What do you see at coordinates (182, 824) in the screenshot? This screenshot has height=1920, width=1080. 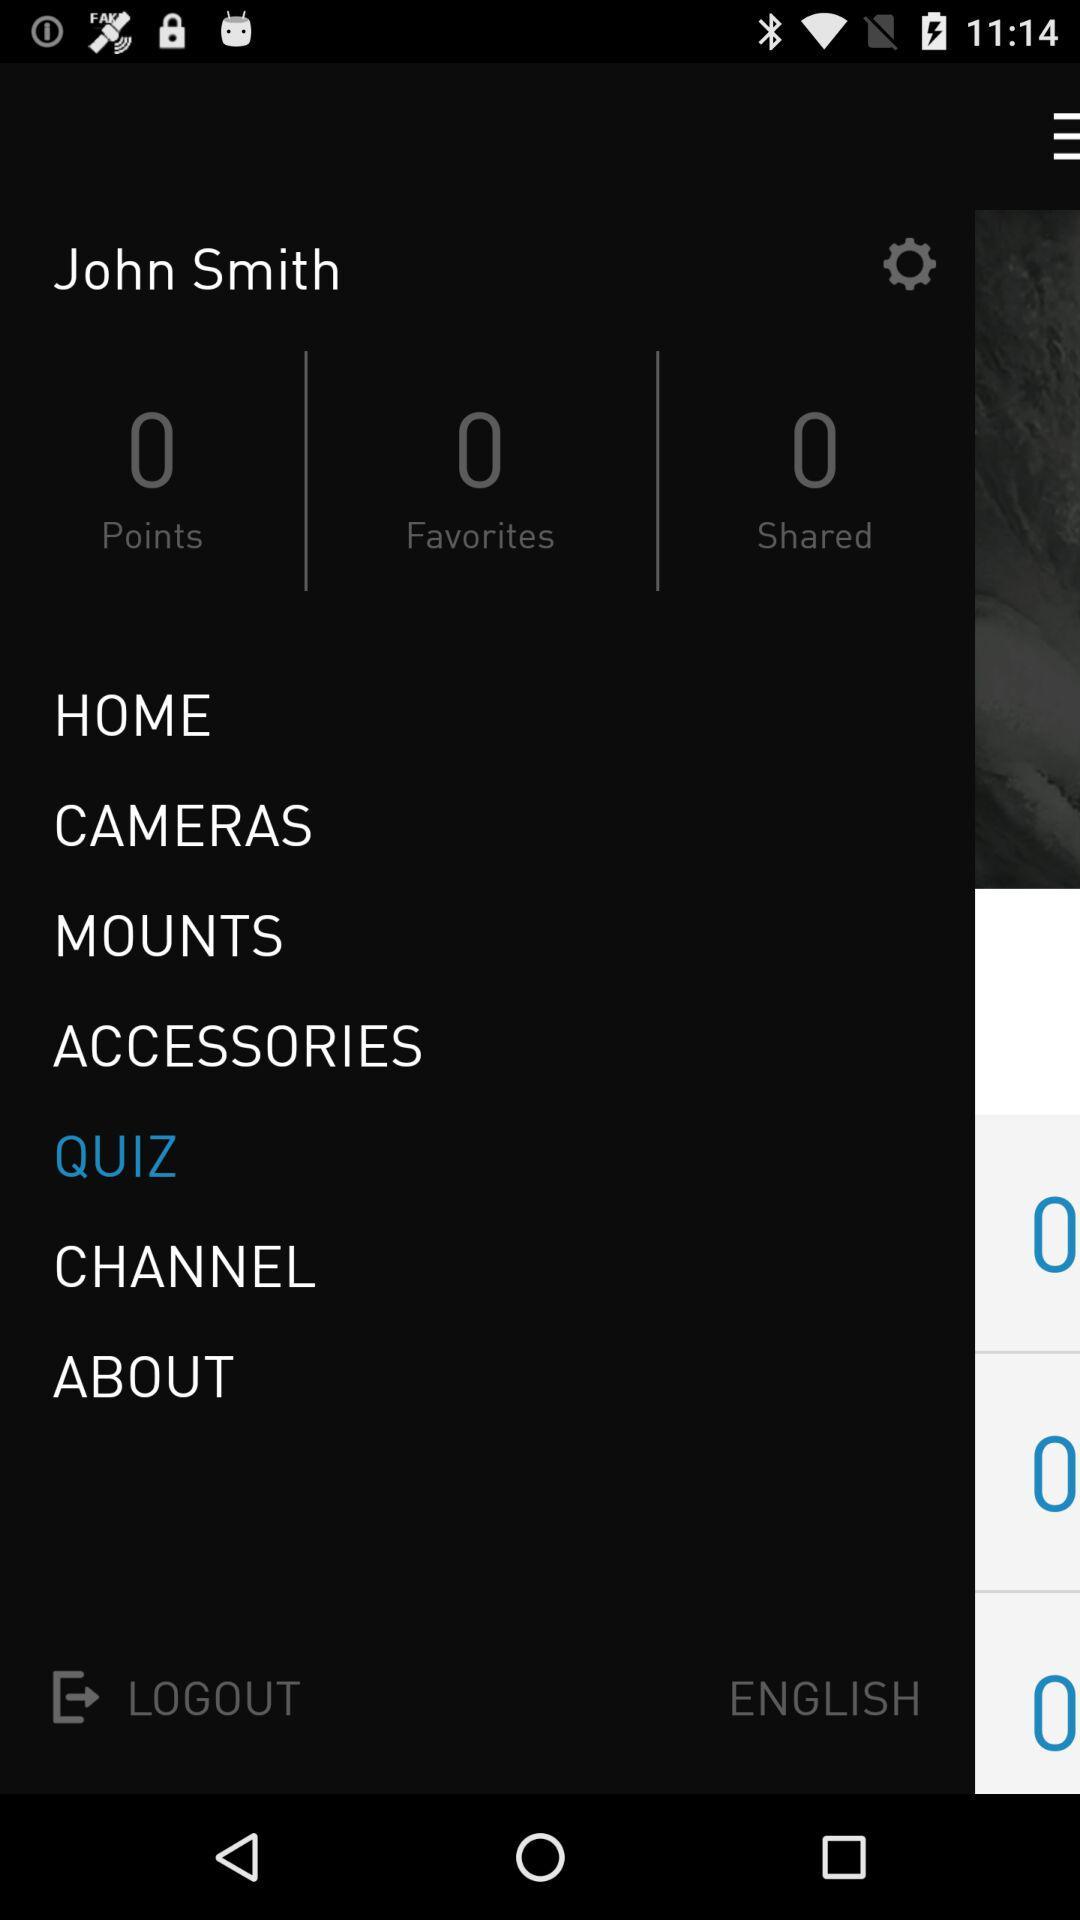 I see `the cameras` at bounding box center [182, 824].